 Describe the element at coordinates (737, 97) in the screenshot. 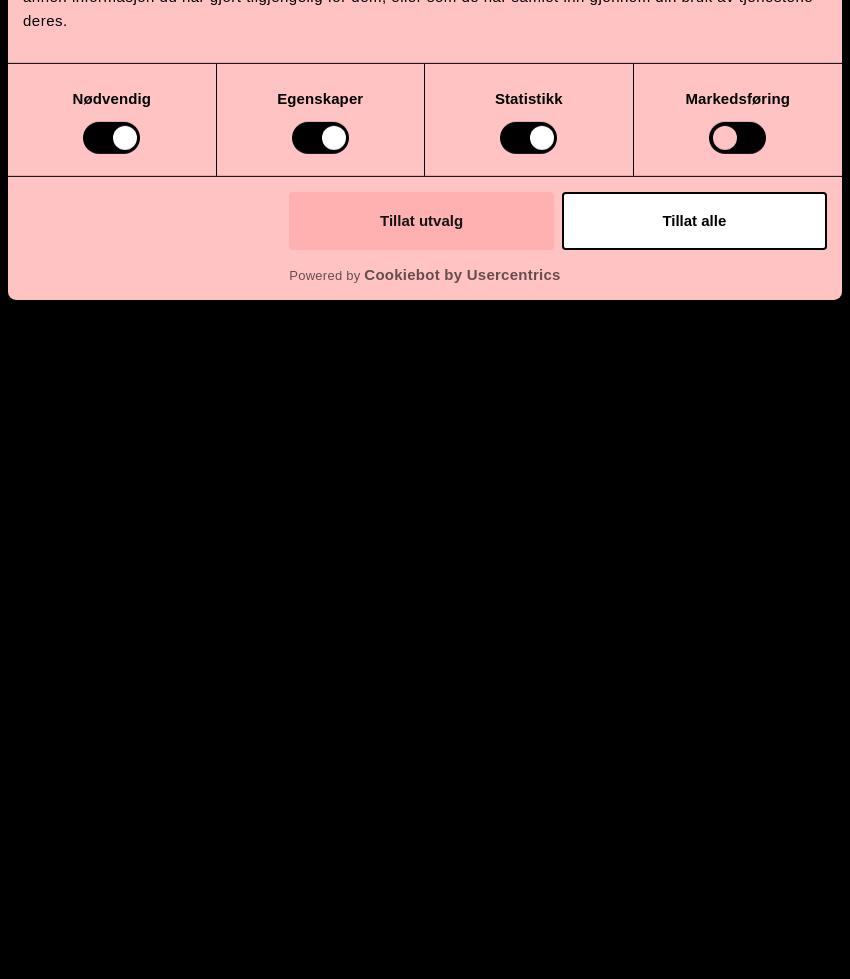

I see `'Markedsføring'` at that location.